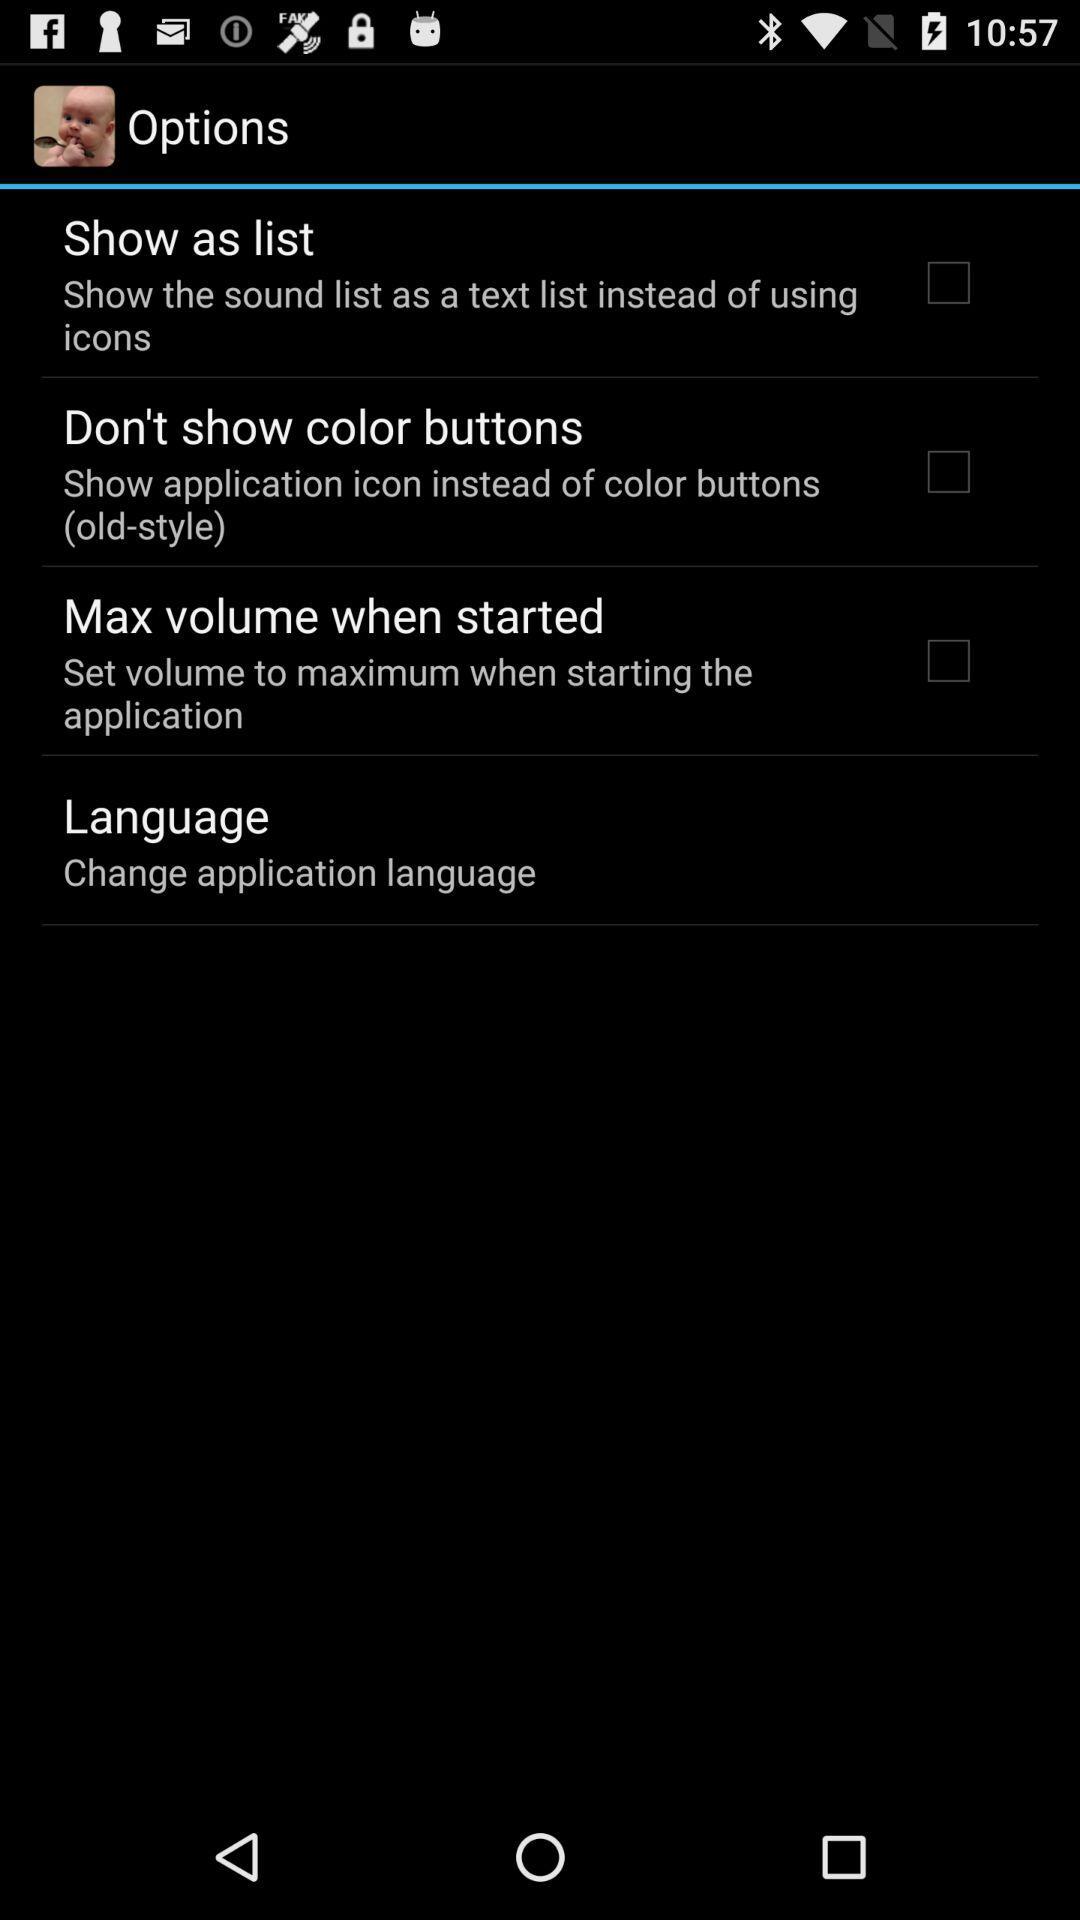  Describe the element at coordinates (463, 503) in the screenshot. I see `the show application icon item` at that location.